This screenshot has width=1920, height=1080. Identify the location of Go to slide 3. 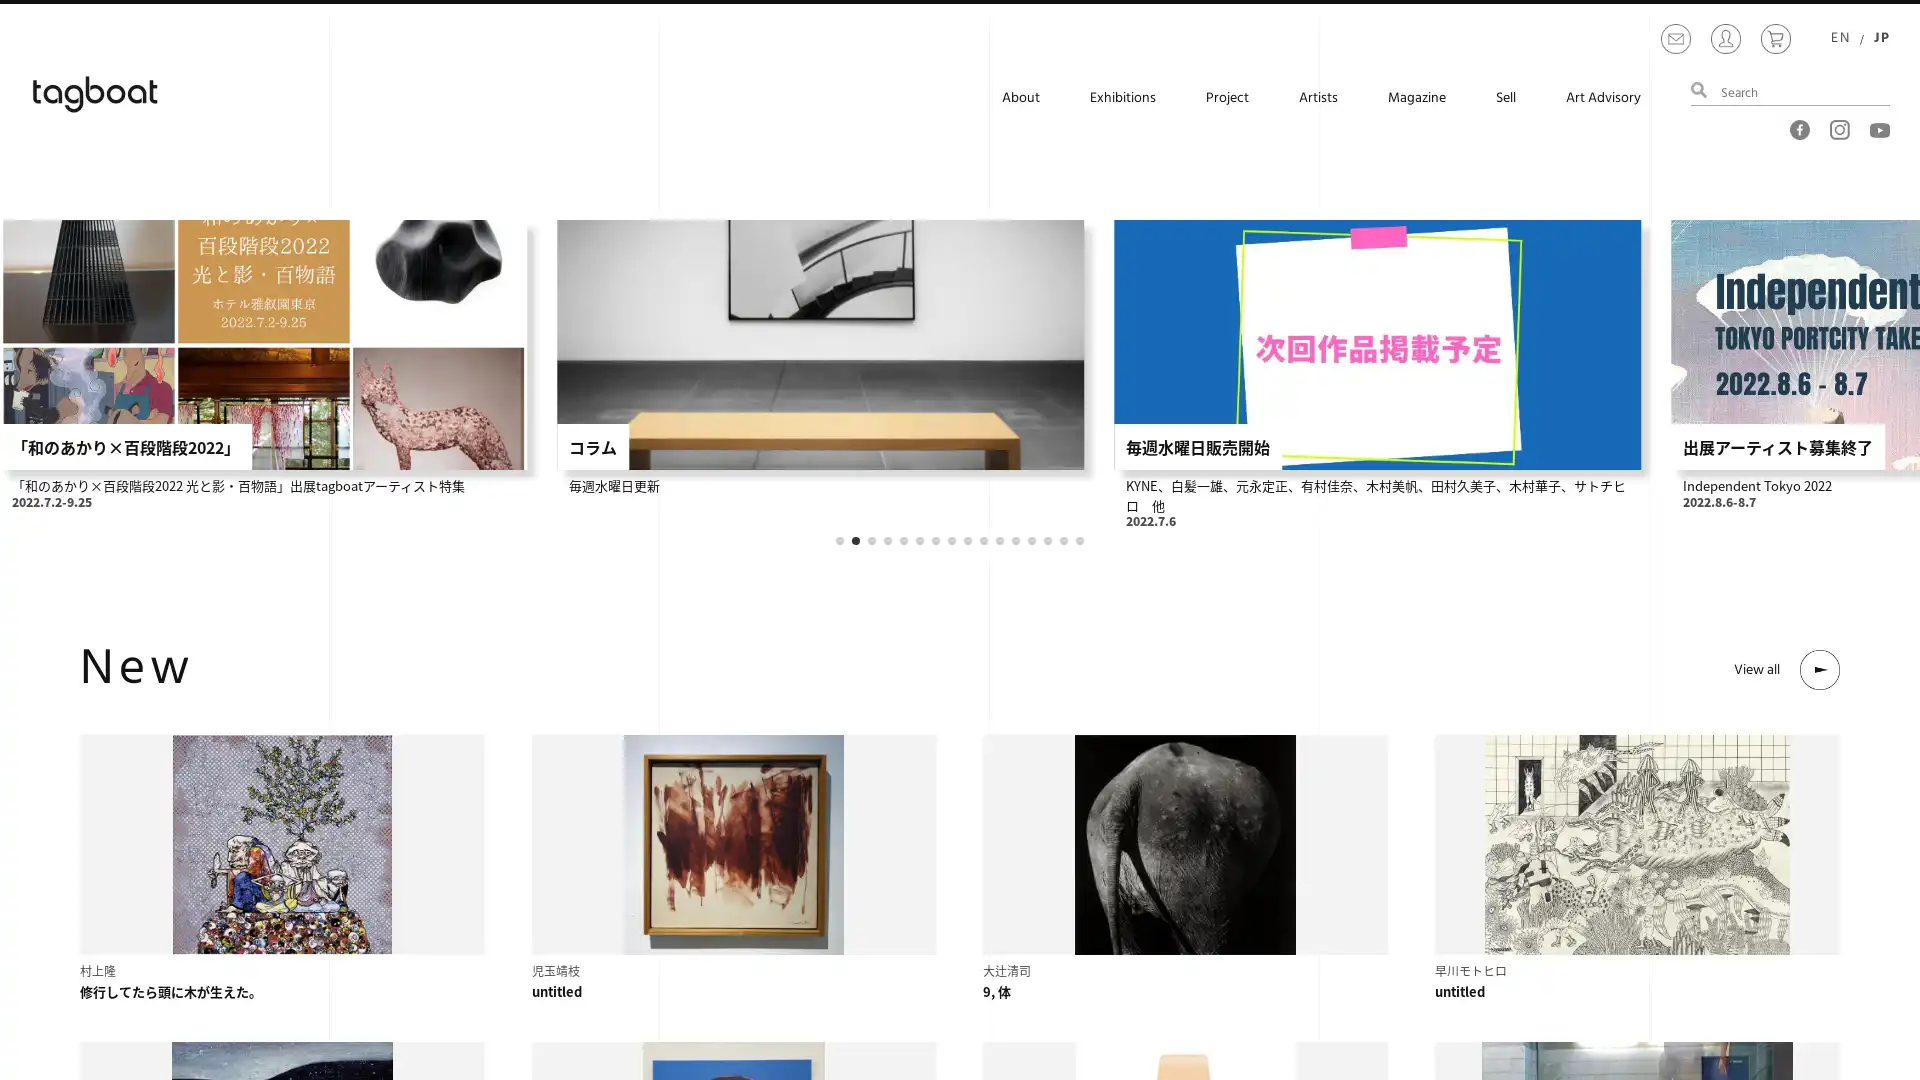
(872, 540).